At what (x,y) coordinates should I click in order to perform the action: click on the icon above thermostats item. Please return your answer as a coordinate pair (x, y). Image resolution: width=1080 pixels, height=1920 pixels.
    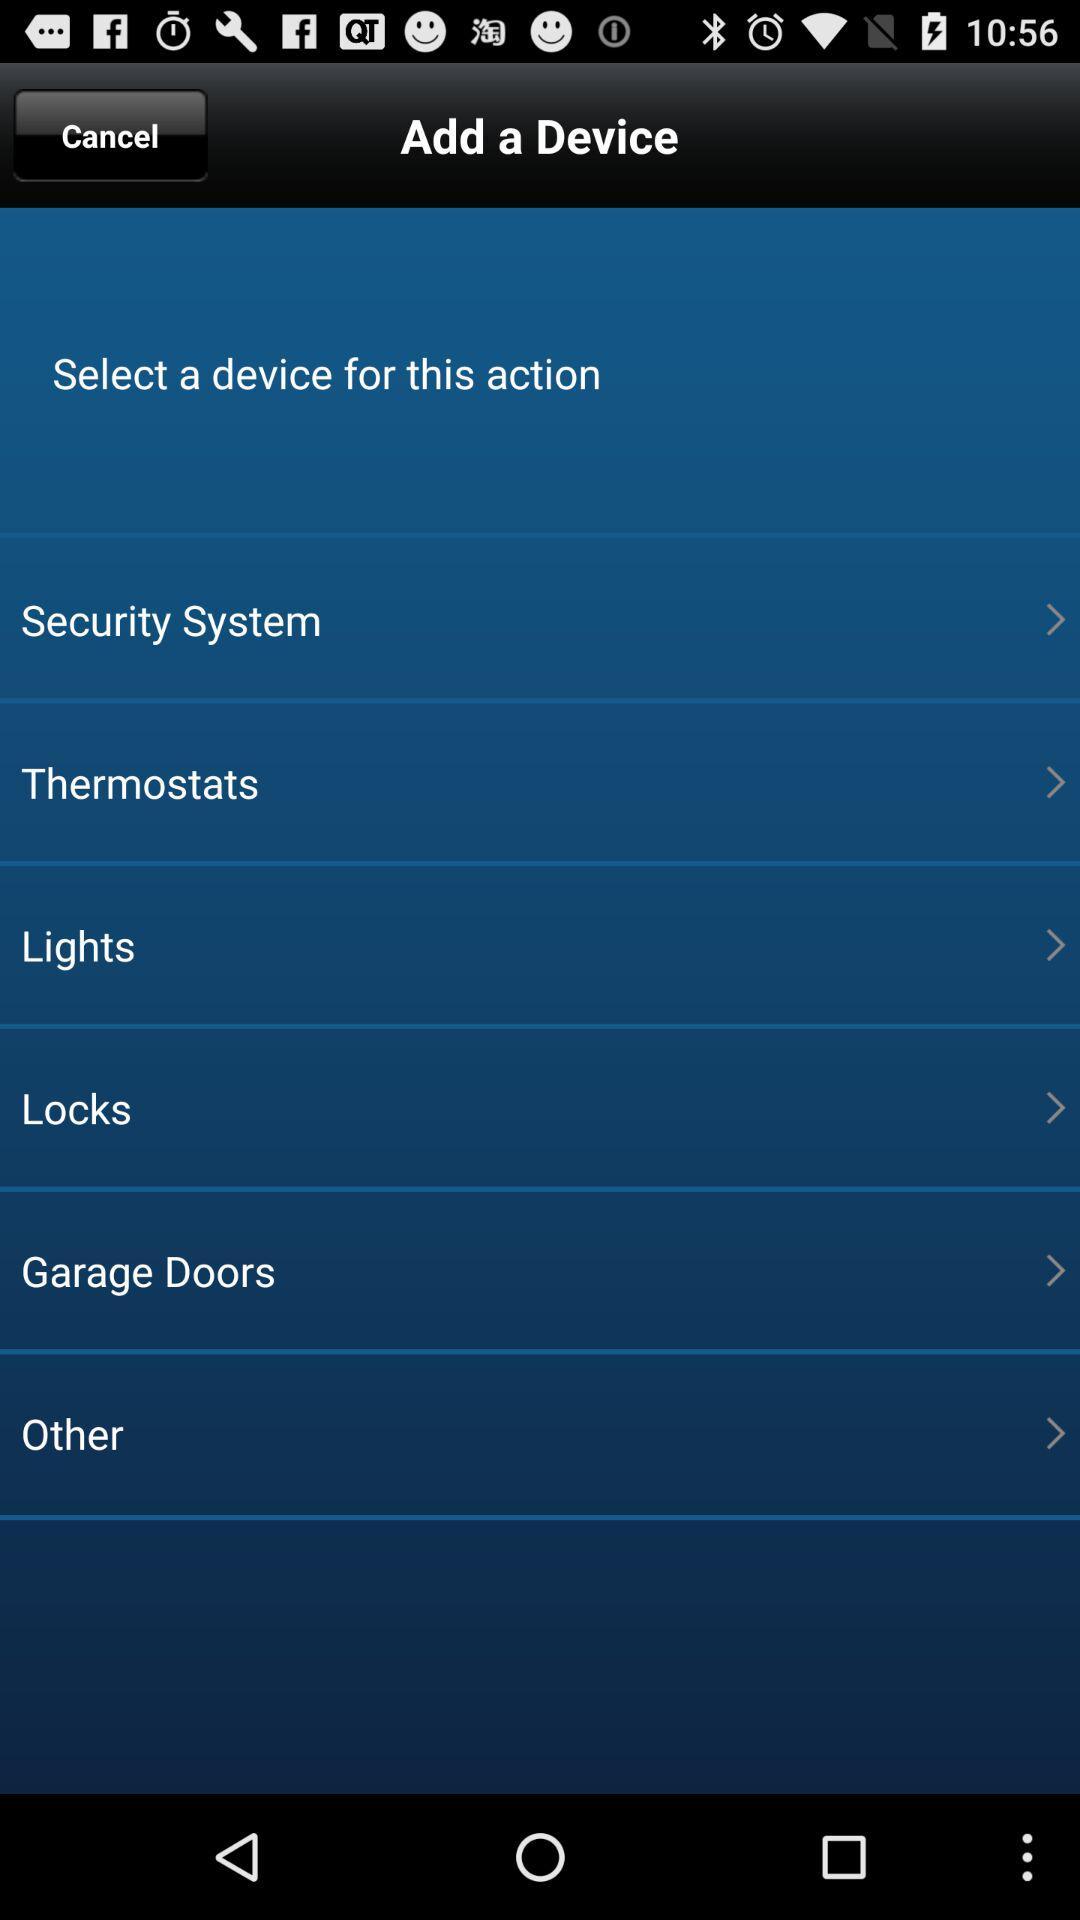
    Looking at the image, I should click on (532, 618).